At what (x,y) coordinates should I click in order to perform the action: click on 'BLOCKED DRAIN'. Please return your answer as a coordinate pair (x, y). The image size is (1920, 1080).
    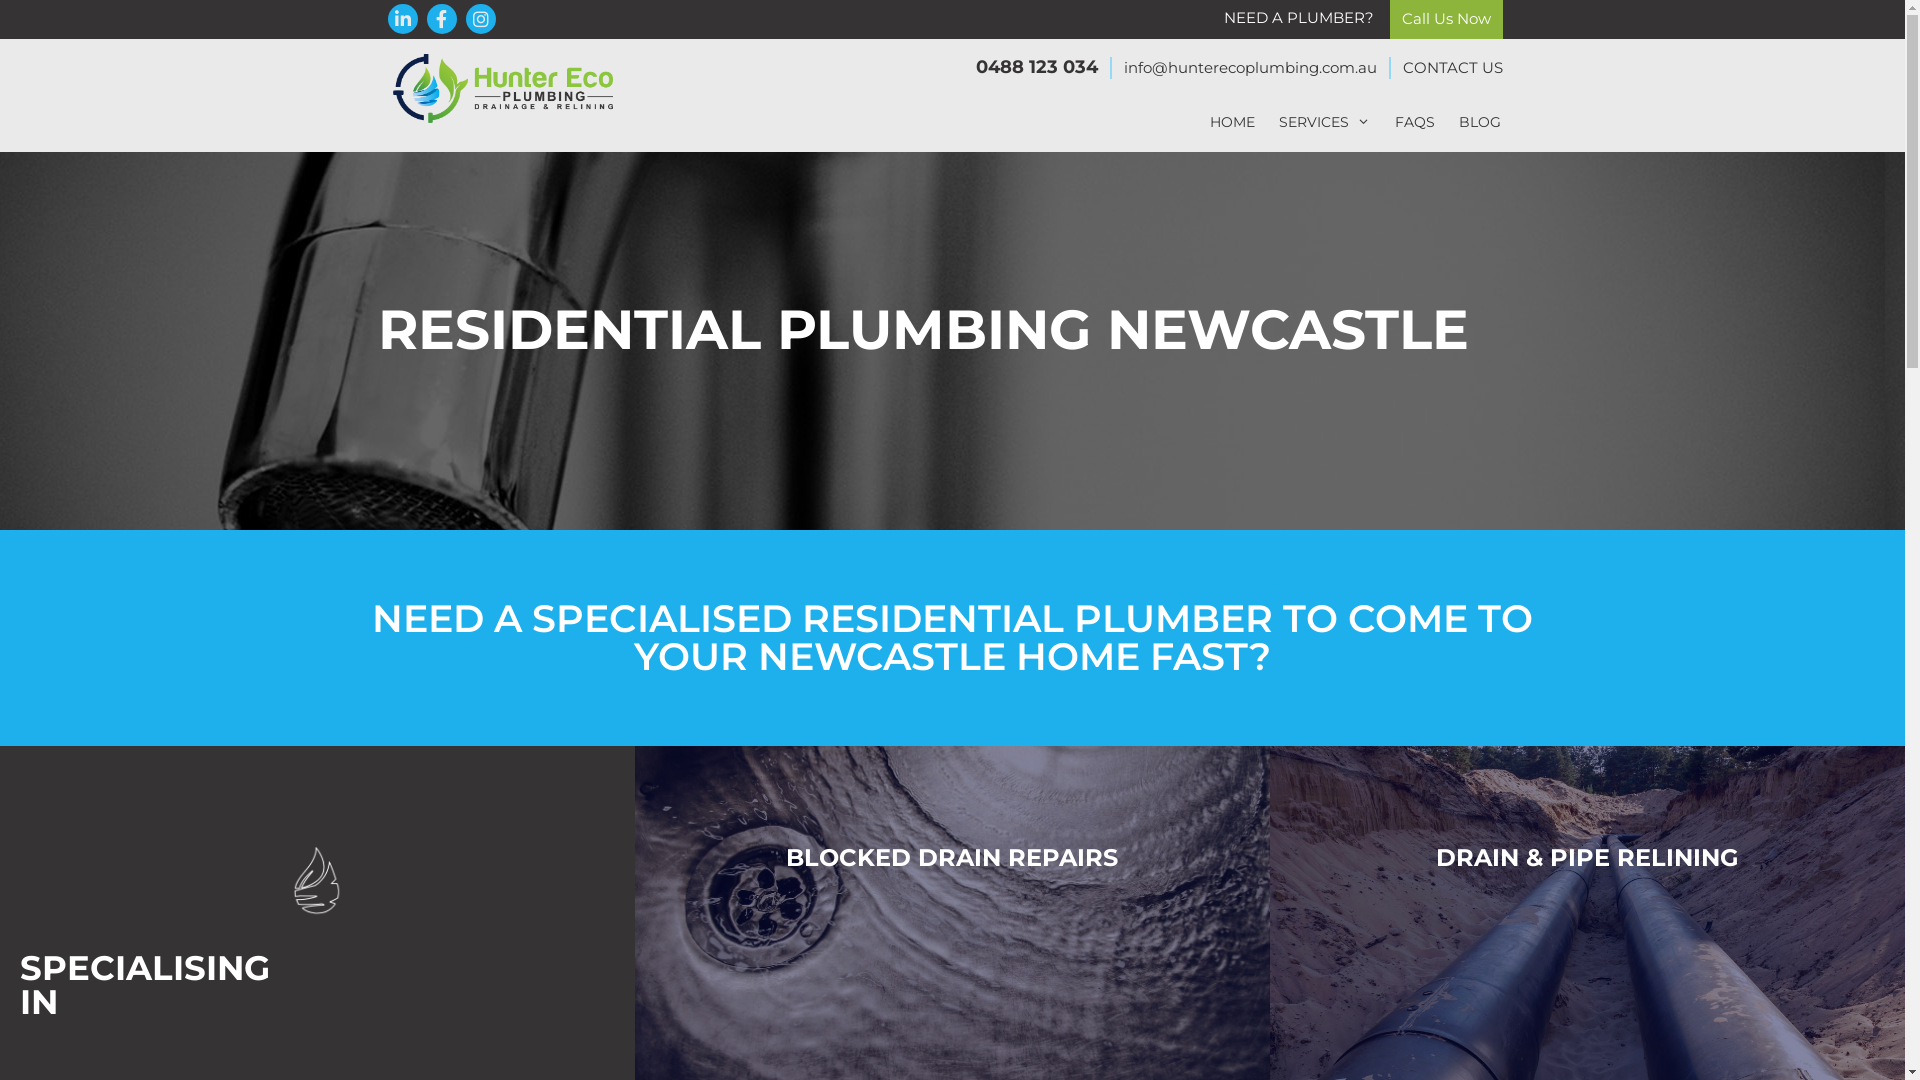
    Looking at the image, I should click on (785, 855).